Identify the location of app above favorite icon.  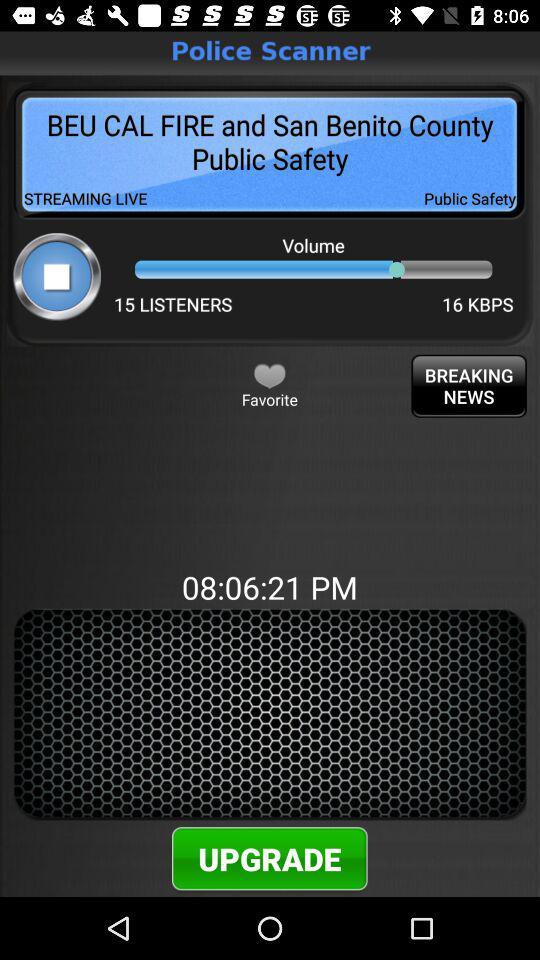
(269, 374).